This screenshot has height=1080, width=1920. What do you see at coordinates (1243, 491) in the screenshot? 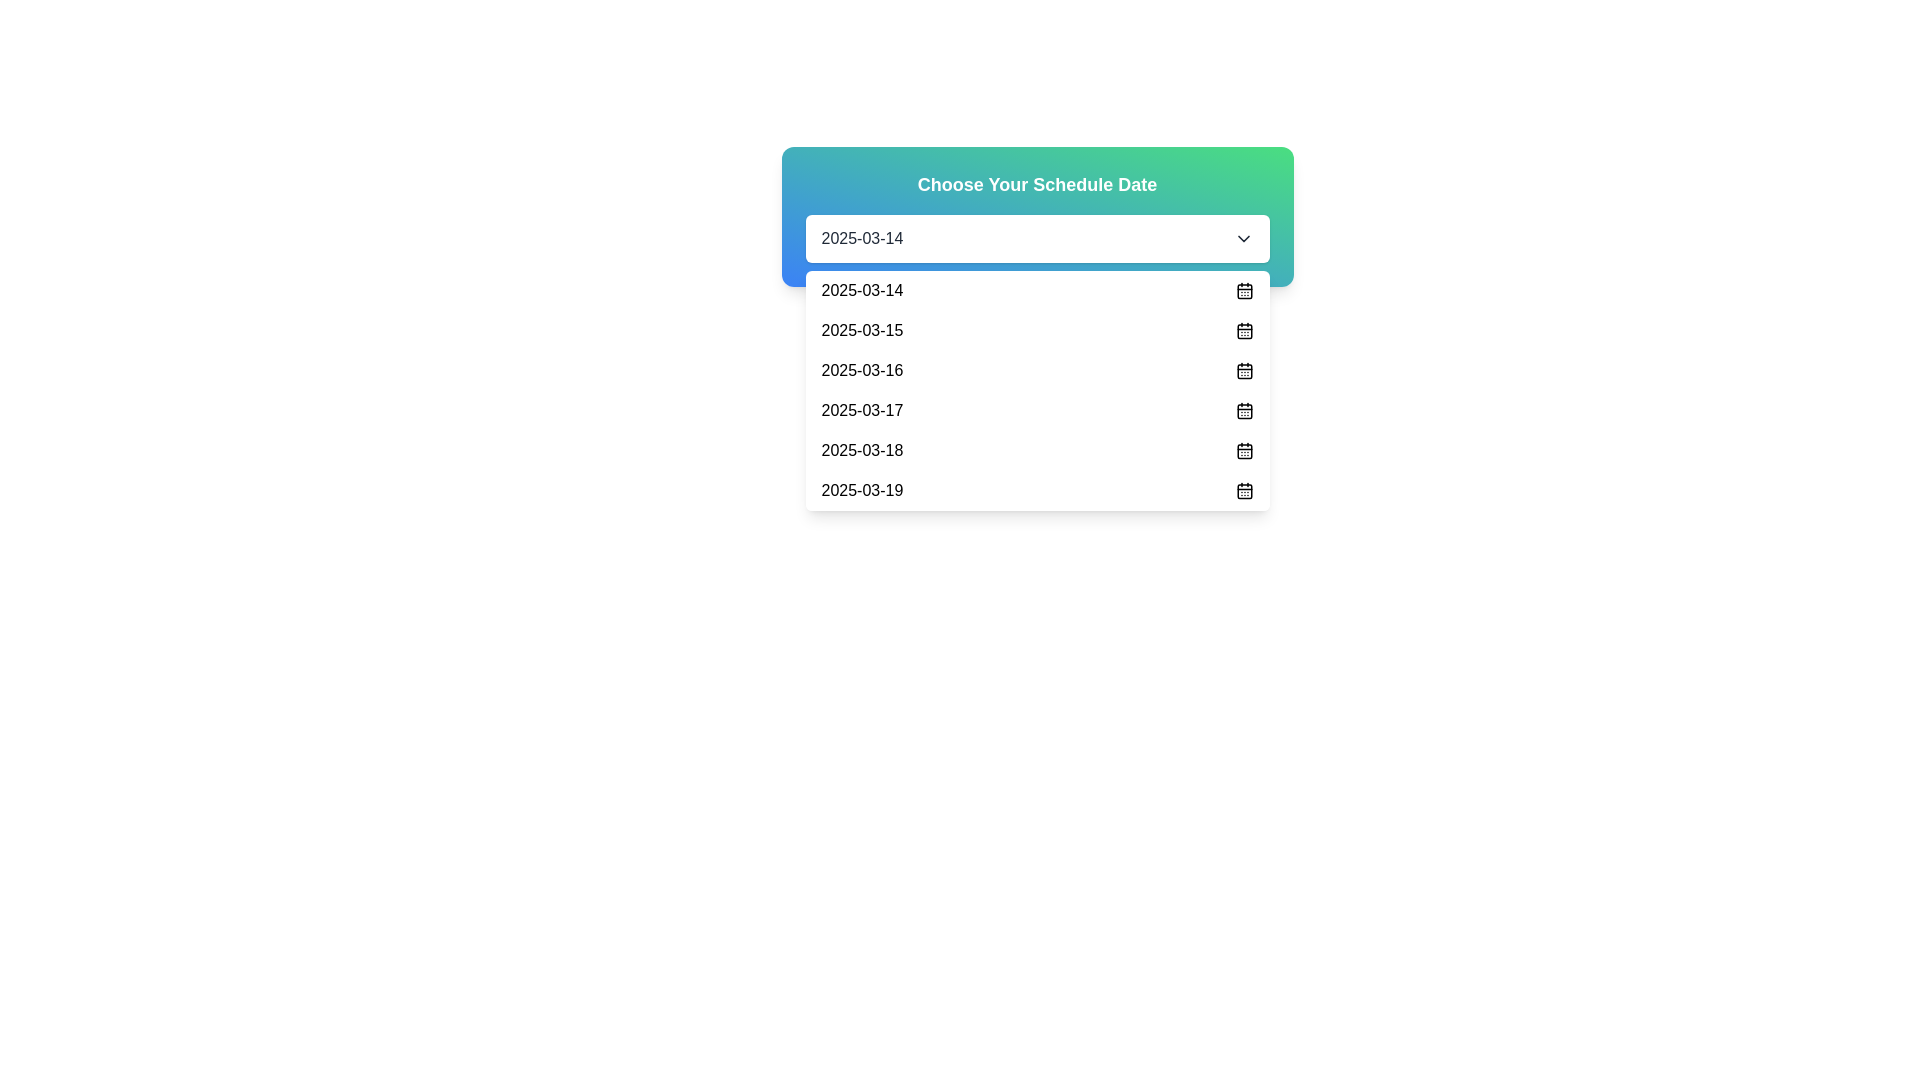
I see `the calendar icon located to the right of the last list item in the dropdown menu, aligned vertically with the date text '2025-03-19'` at bounding box center [1243, 491].